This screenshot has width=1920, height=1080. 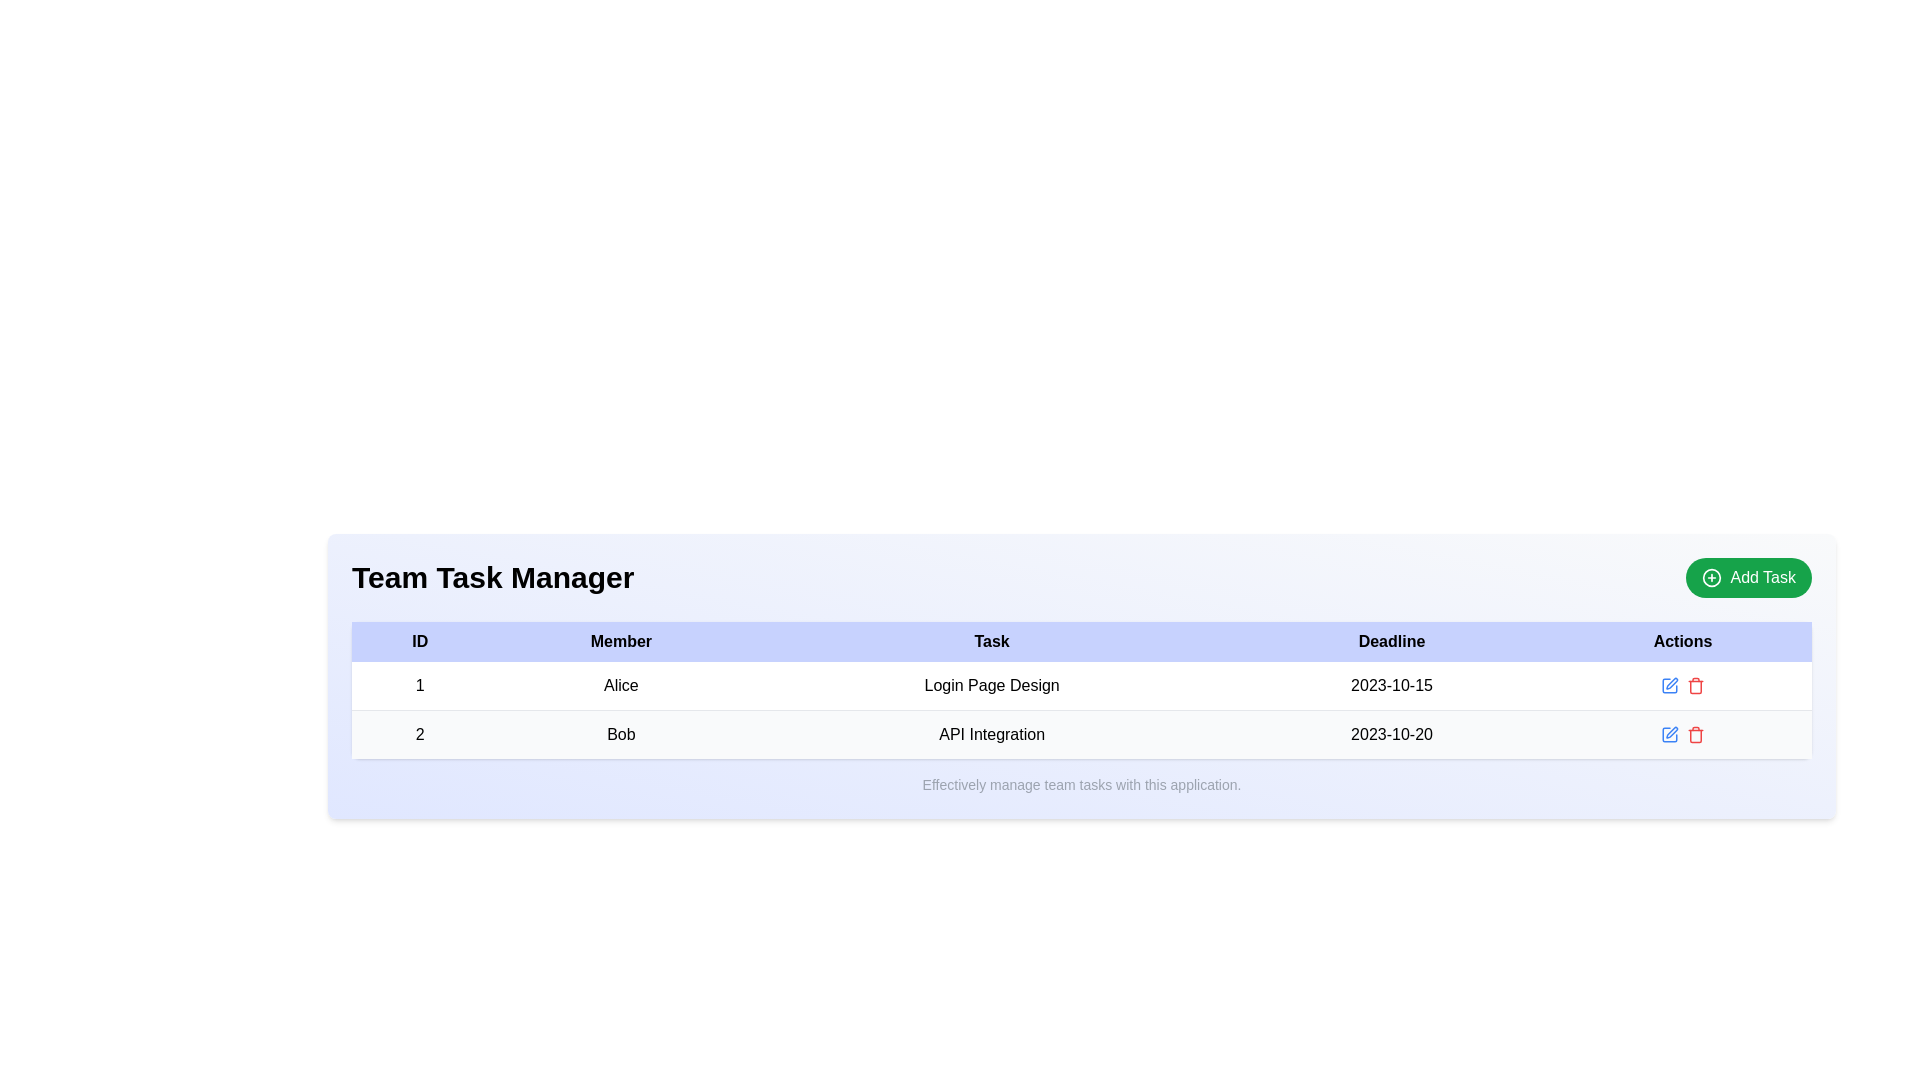 What do you see at coordinates (1672, 682) in the screenshot?
I see `the pencil icon located in the 'Actions' column of the table` at bounding box center [1672, 682].